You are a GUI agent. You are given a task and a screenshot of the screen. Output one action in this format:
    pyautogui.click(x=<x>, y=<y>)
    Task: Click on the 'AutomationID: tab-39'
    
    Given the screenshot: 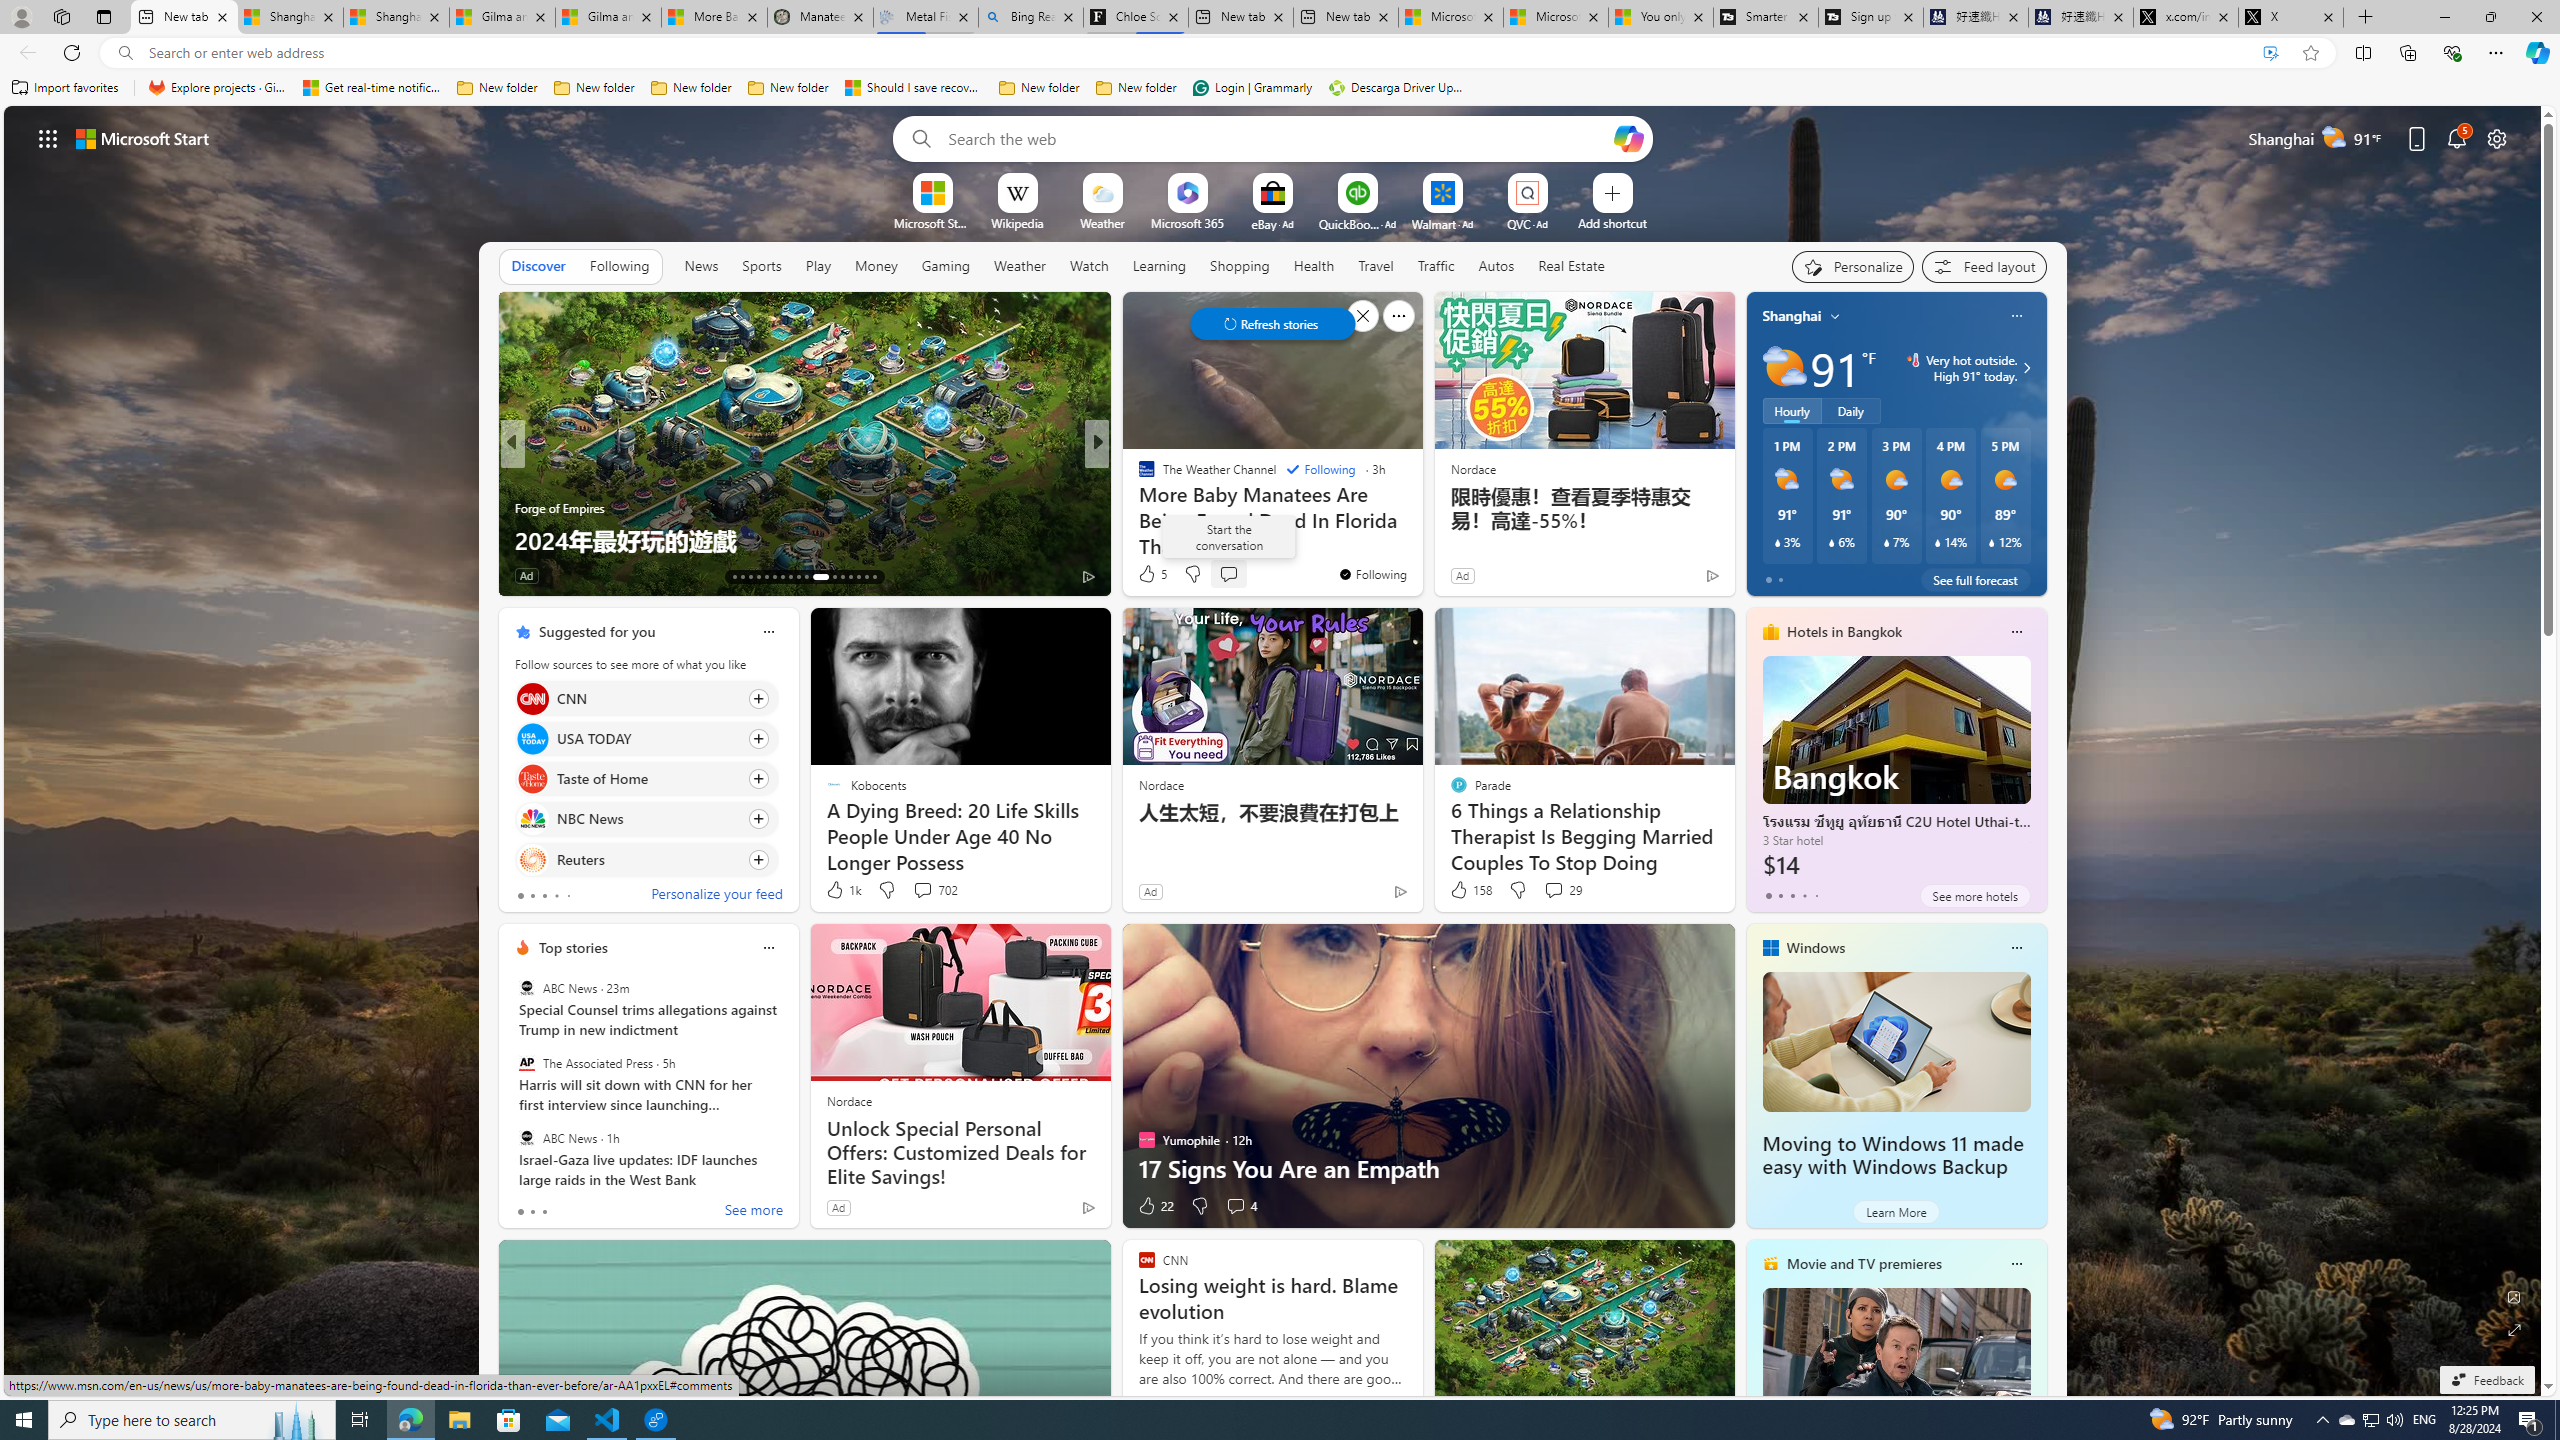 What is the action you would take?
    pyautogui.click(x=848, y=577)
    